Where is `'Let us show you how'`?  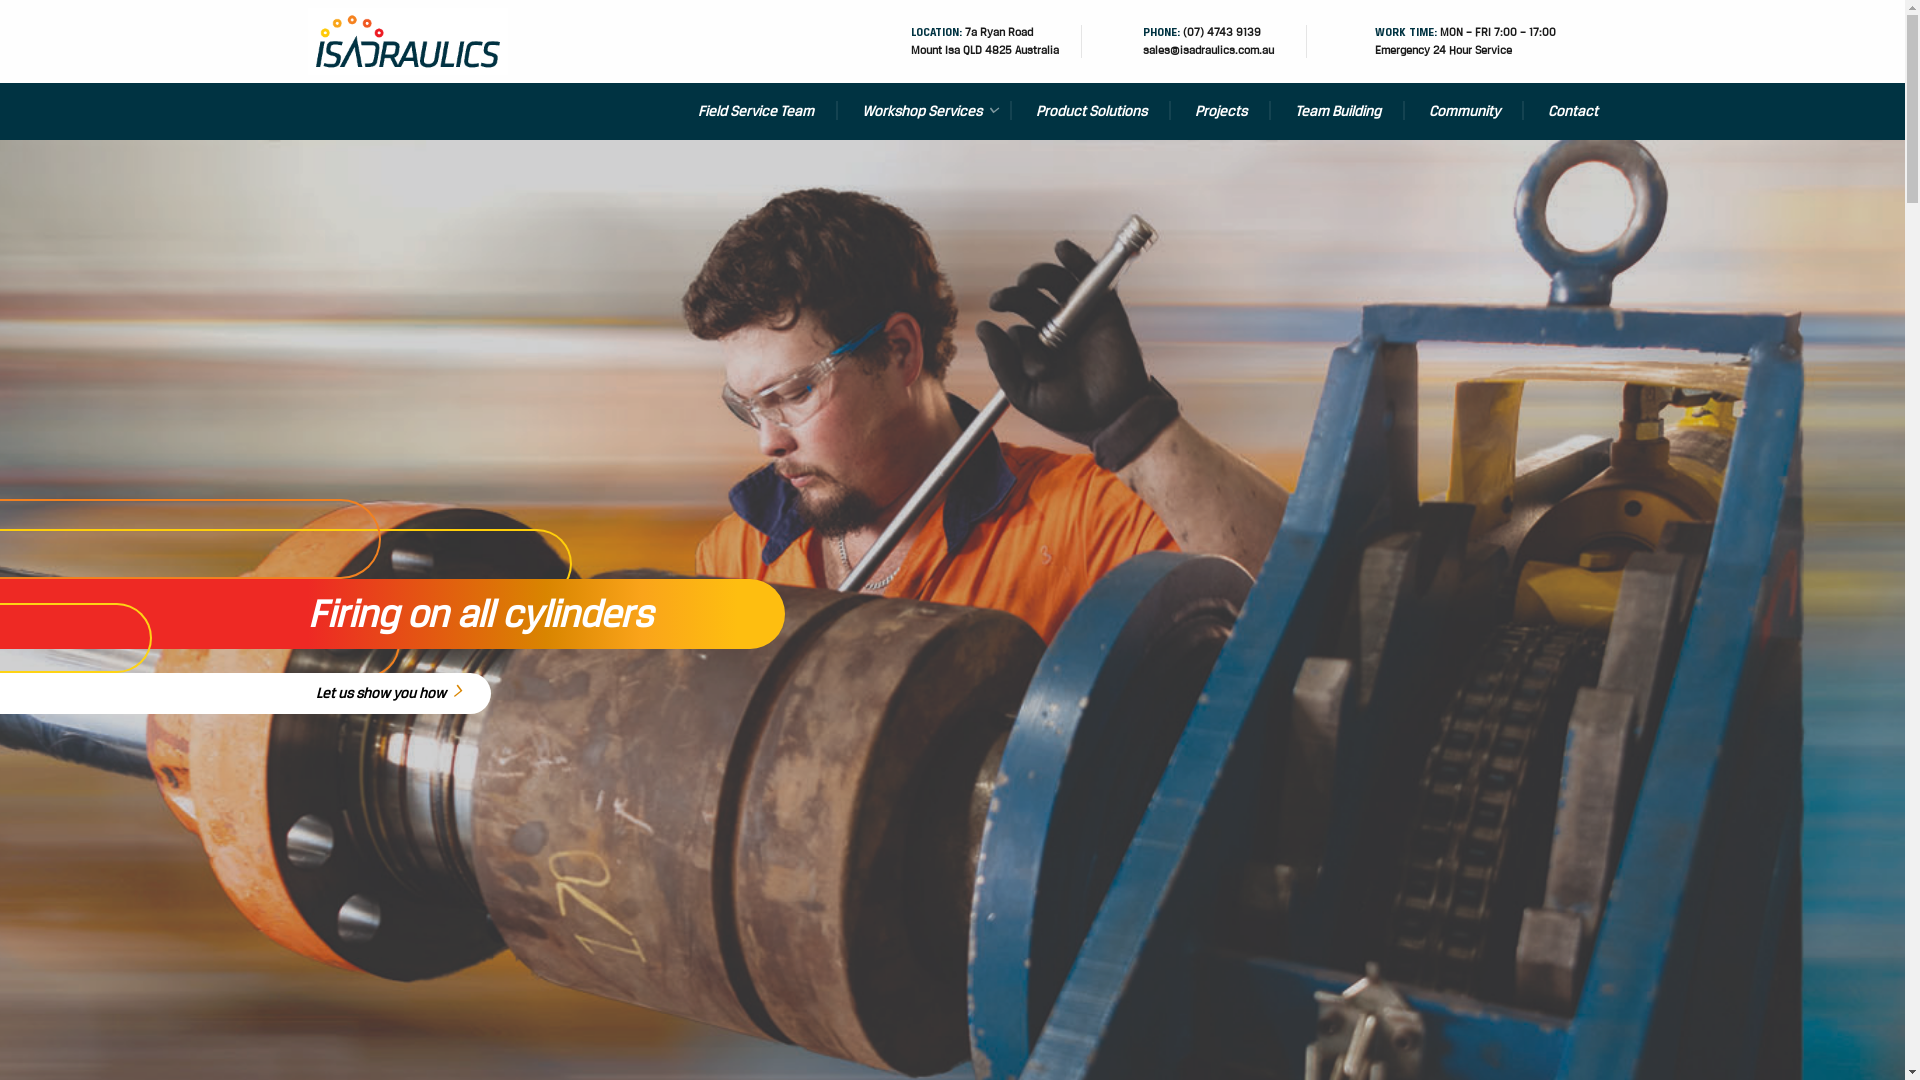
'Let us show you how' is located at coordinates (402, 692).